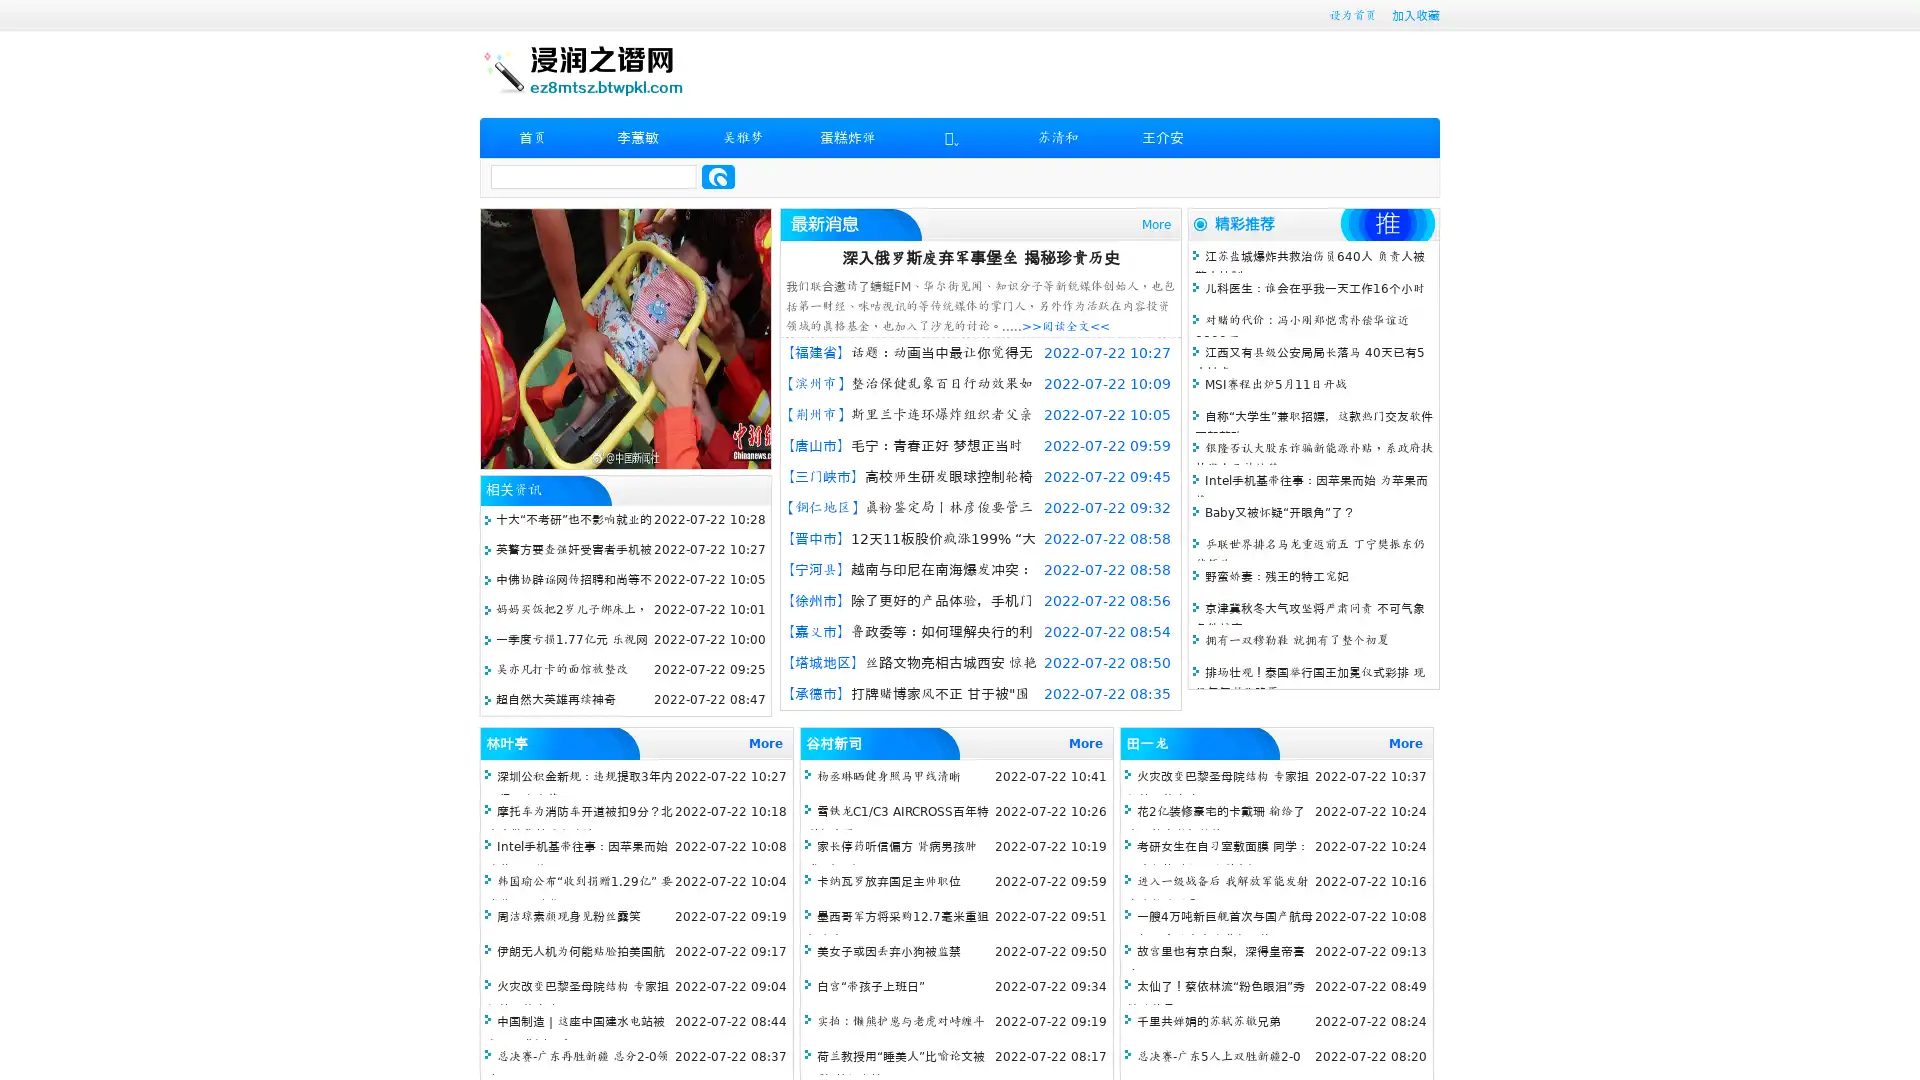  I want to click on Search, so click(718, 176).